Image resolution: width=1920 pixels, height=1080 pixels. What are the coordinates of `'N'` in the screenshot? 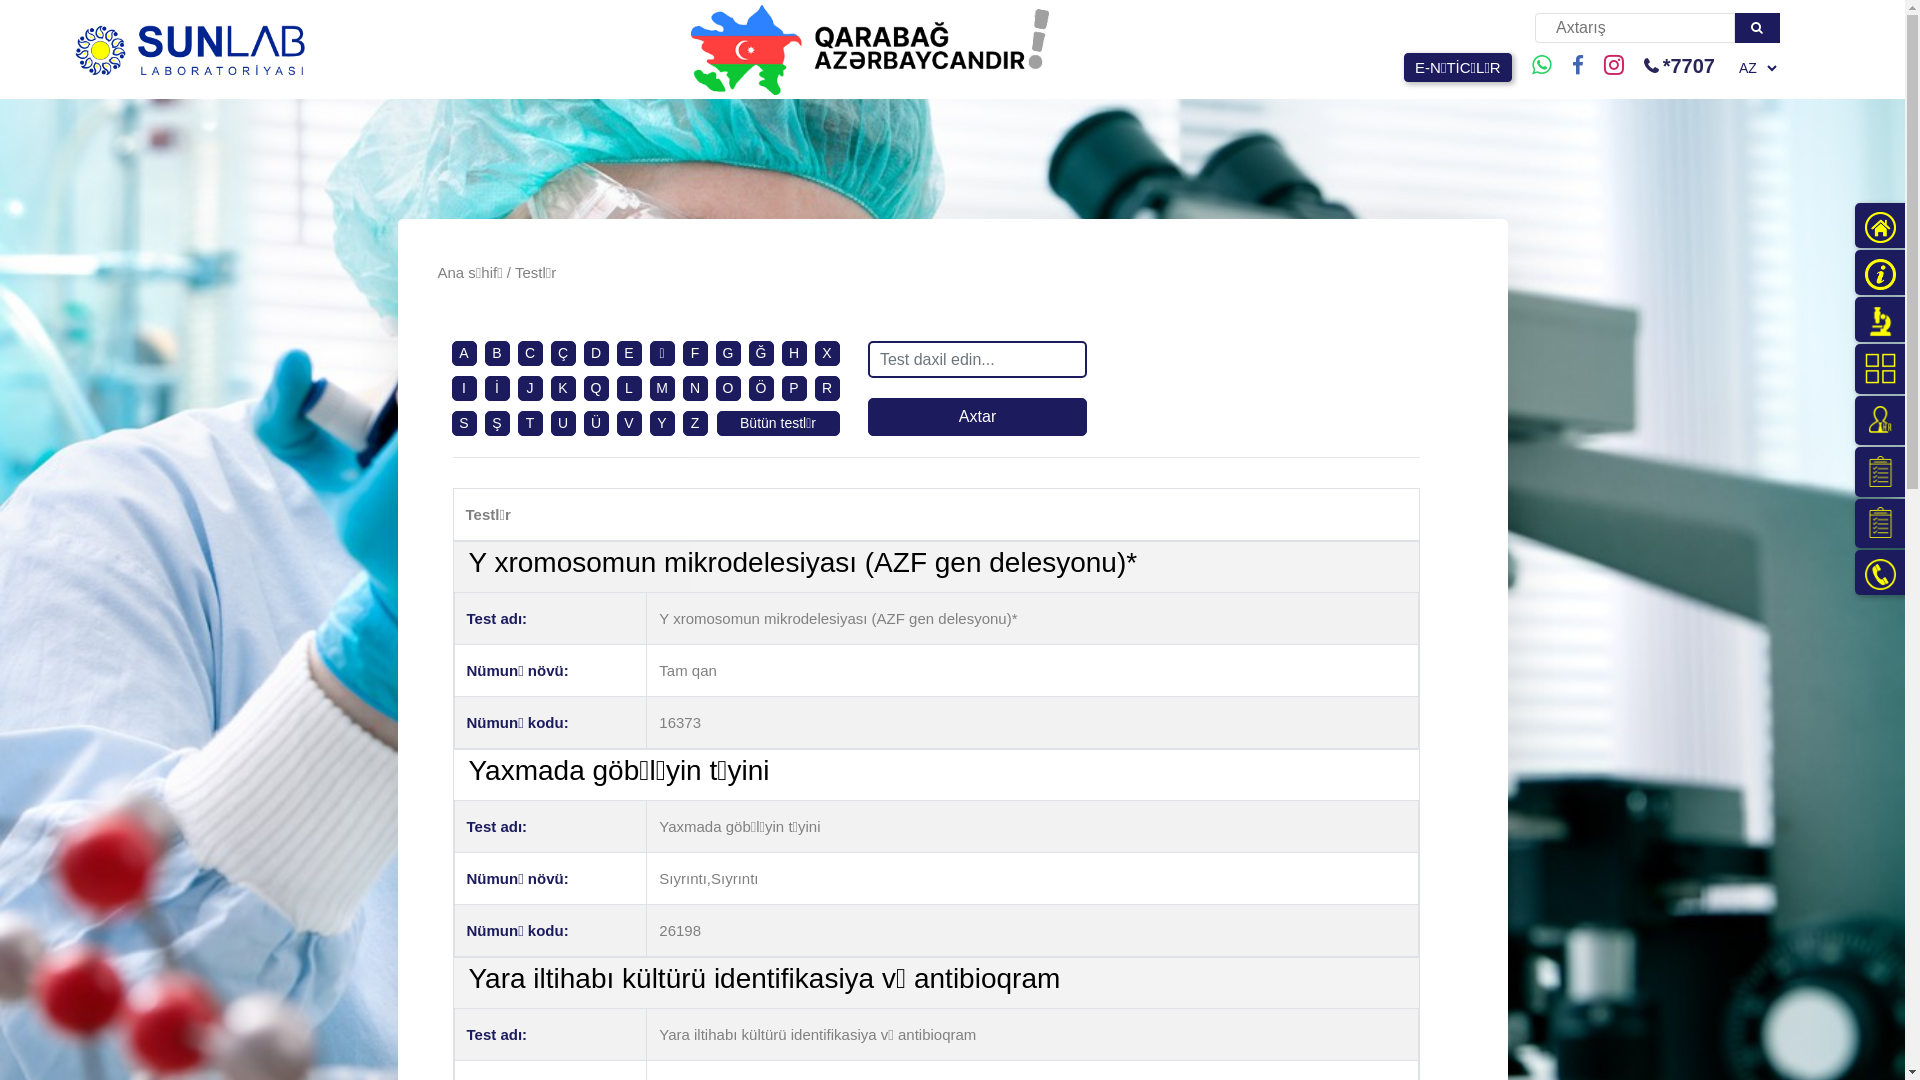 It's located at (690, 388).